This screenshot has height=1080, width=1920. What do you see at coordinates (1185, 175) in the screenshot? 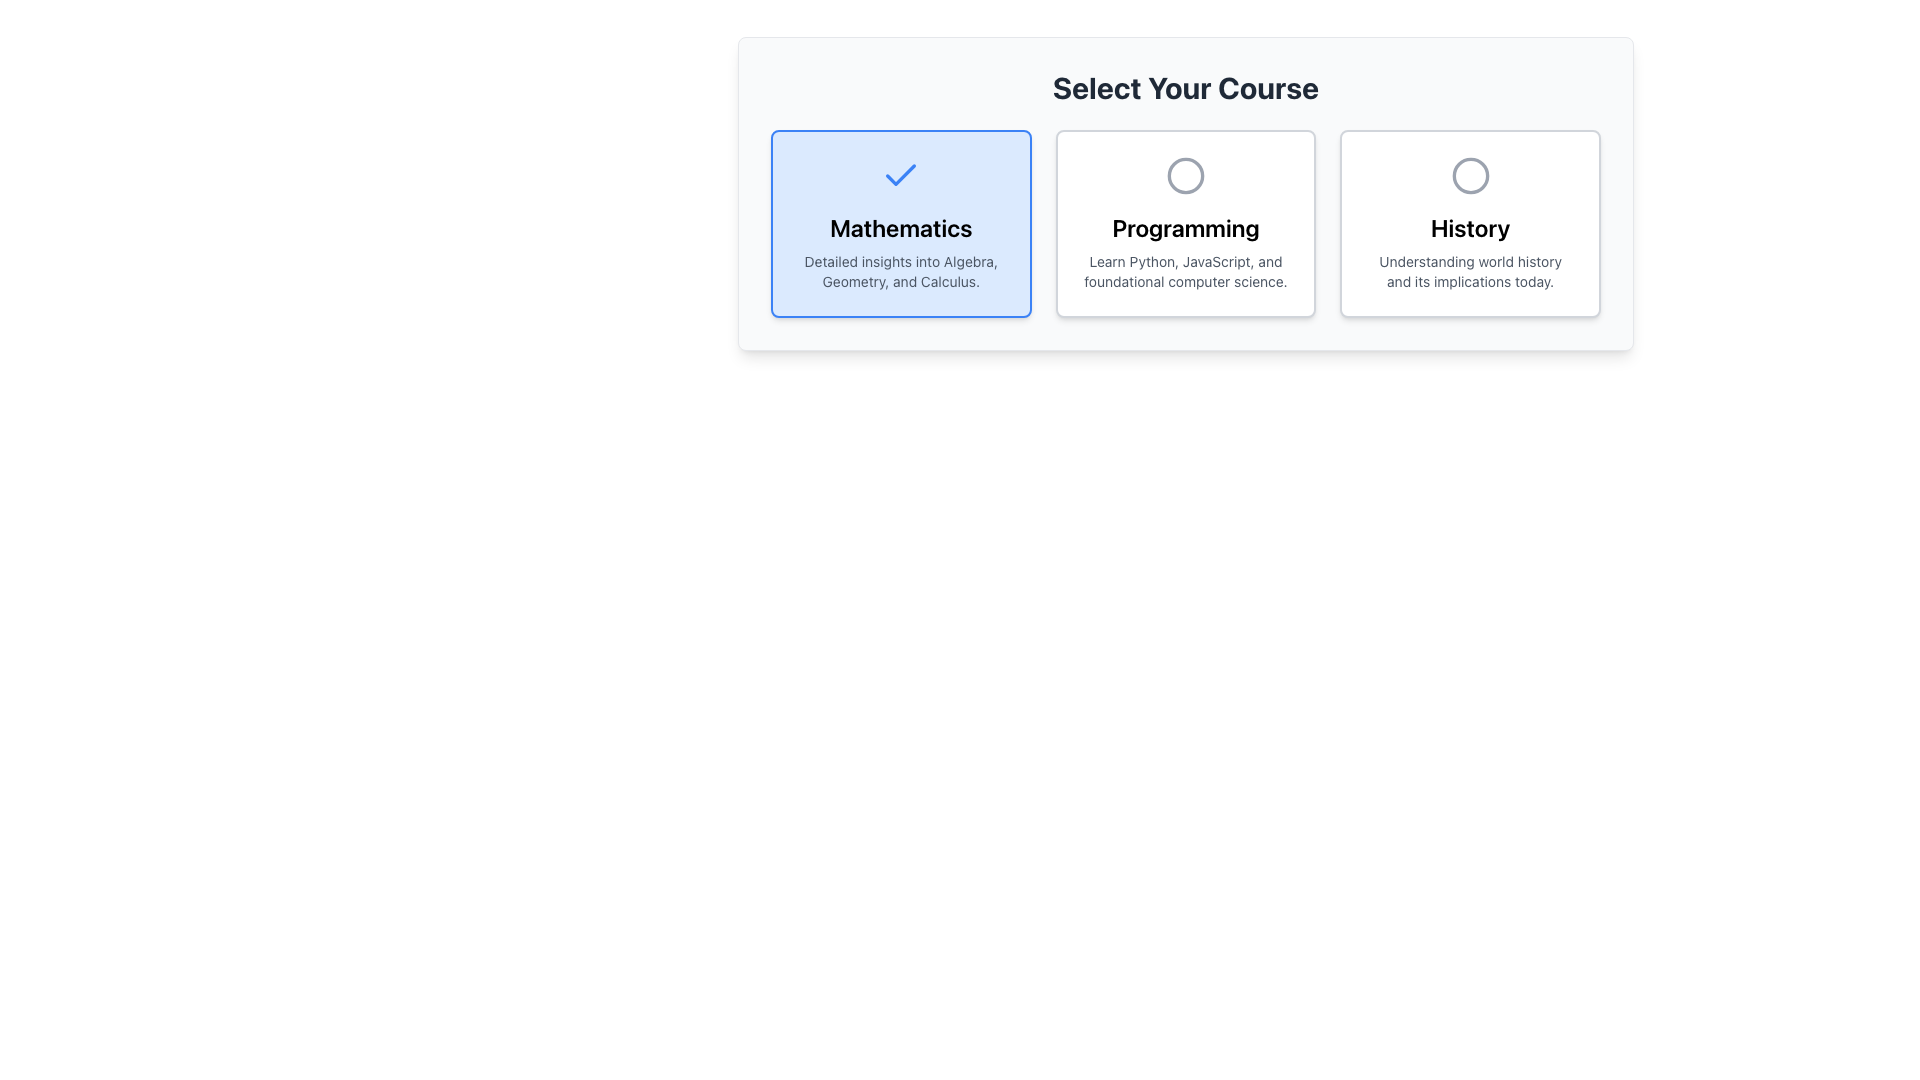
I see `the graphical icon (circle) indicating the selection state of the programming course located centrally in the second course card` at bounding box center [1185, 175].